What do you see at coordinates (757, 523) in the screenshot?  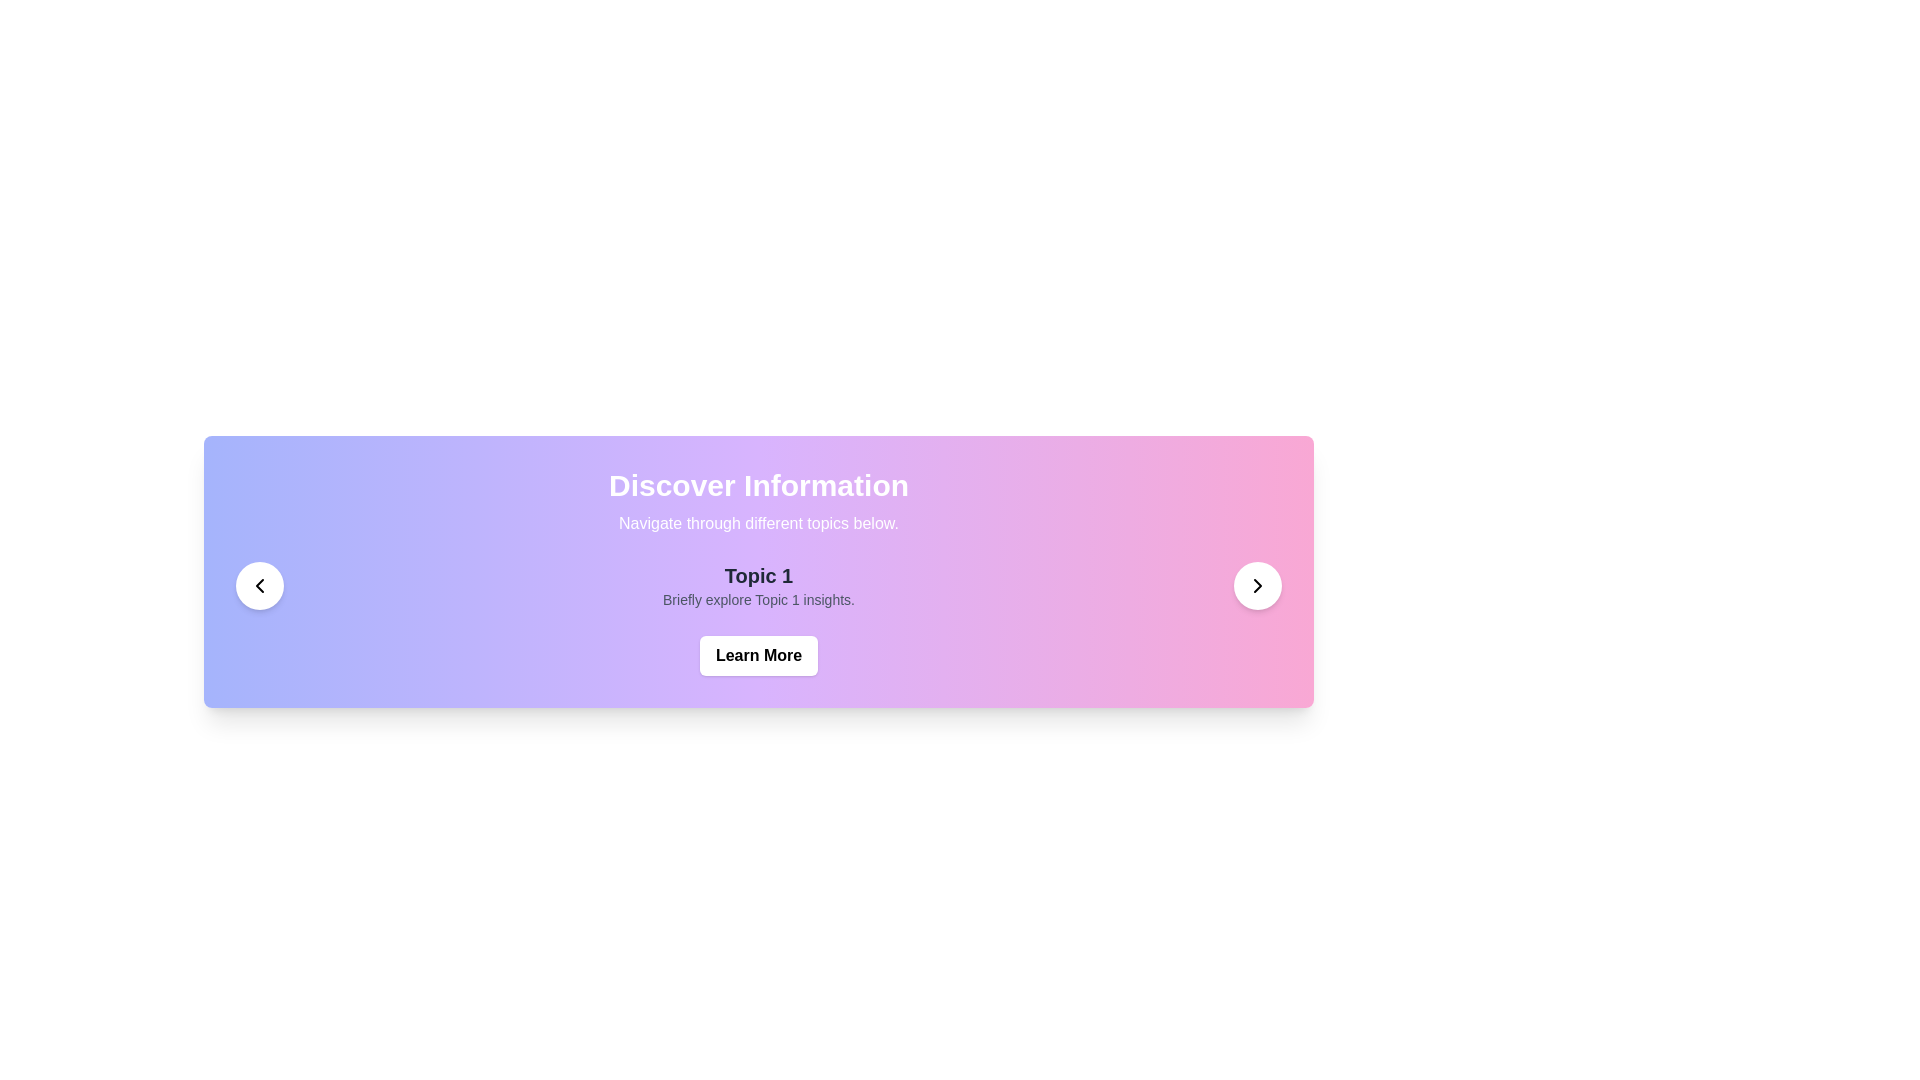 I see `the Text label that provides instructions for navigating topics, located in the lower half of the gradient banner below the 'Discover Information' heading` at bounding box center [757, 523].